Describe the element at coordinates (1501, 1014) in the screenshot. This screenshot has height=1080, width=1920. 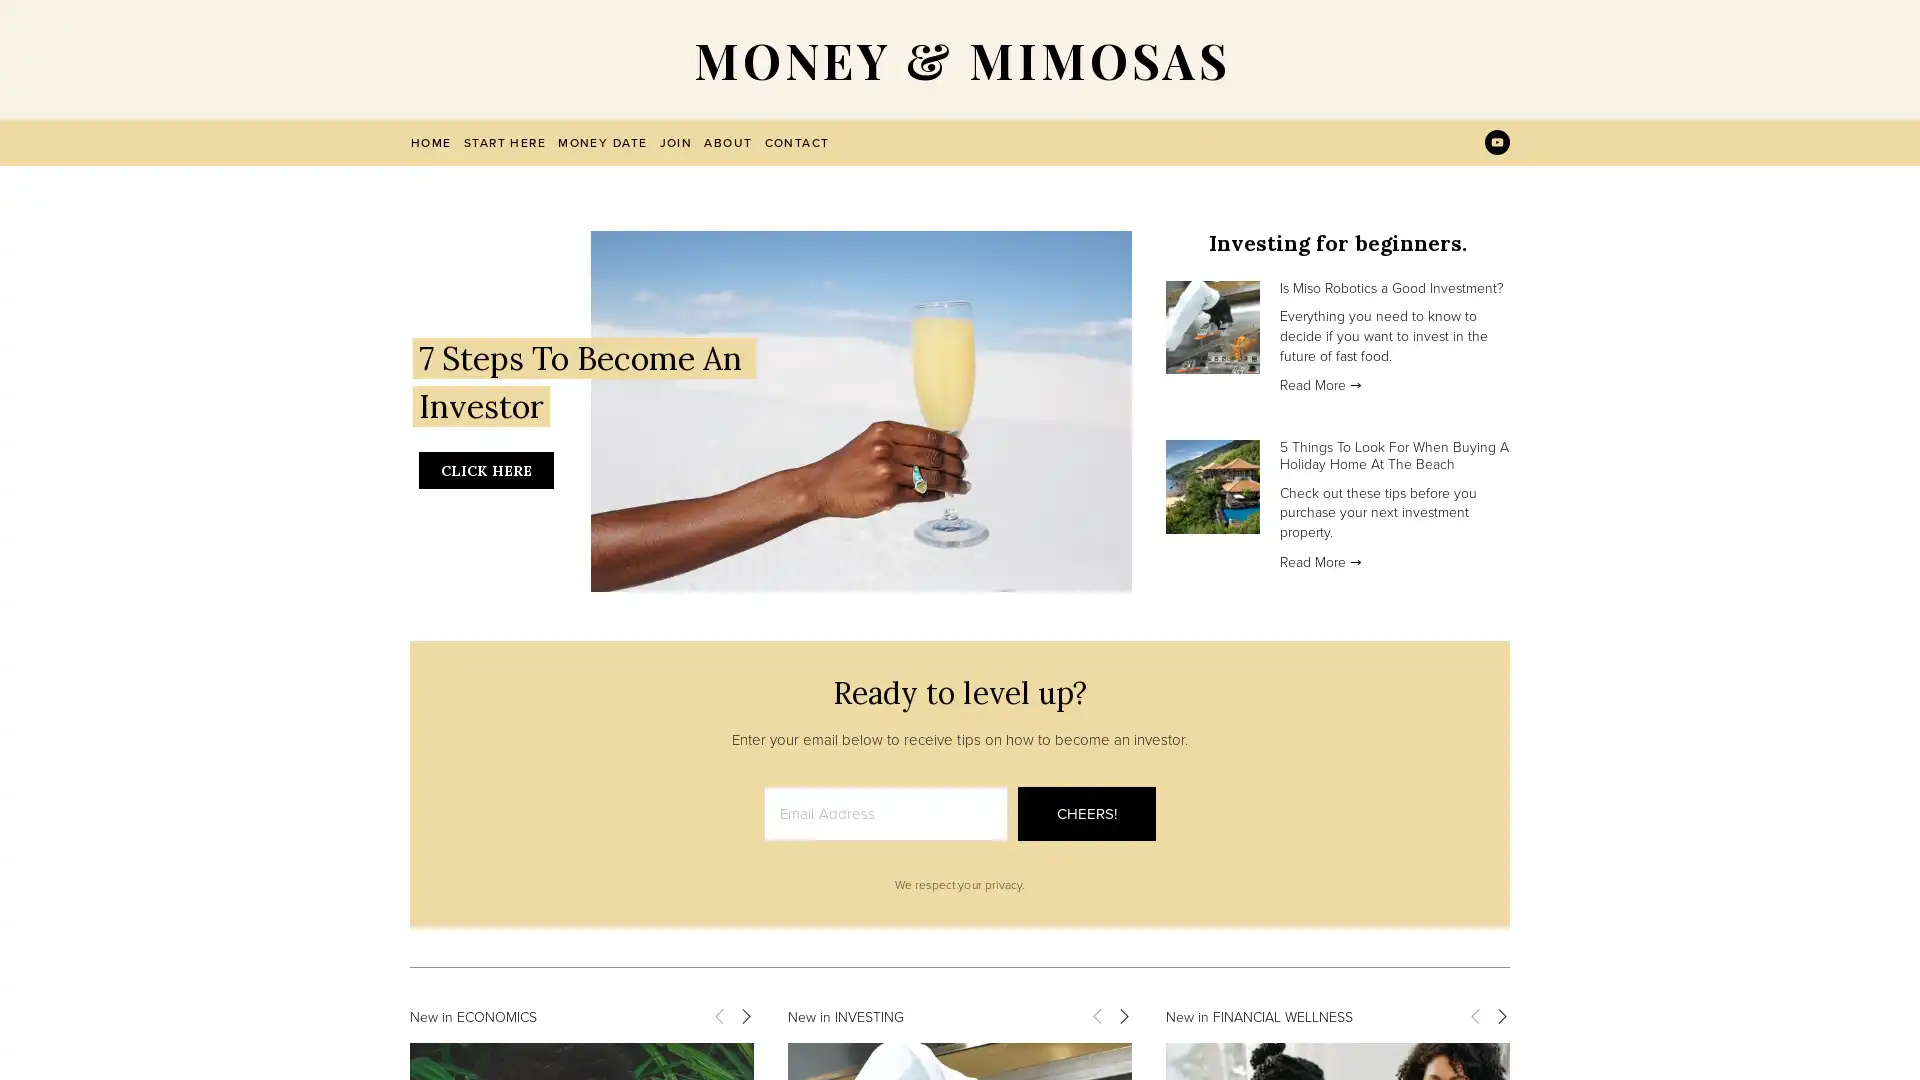
I see `Next` at that location.